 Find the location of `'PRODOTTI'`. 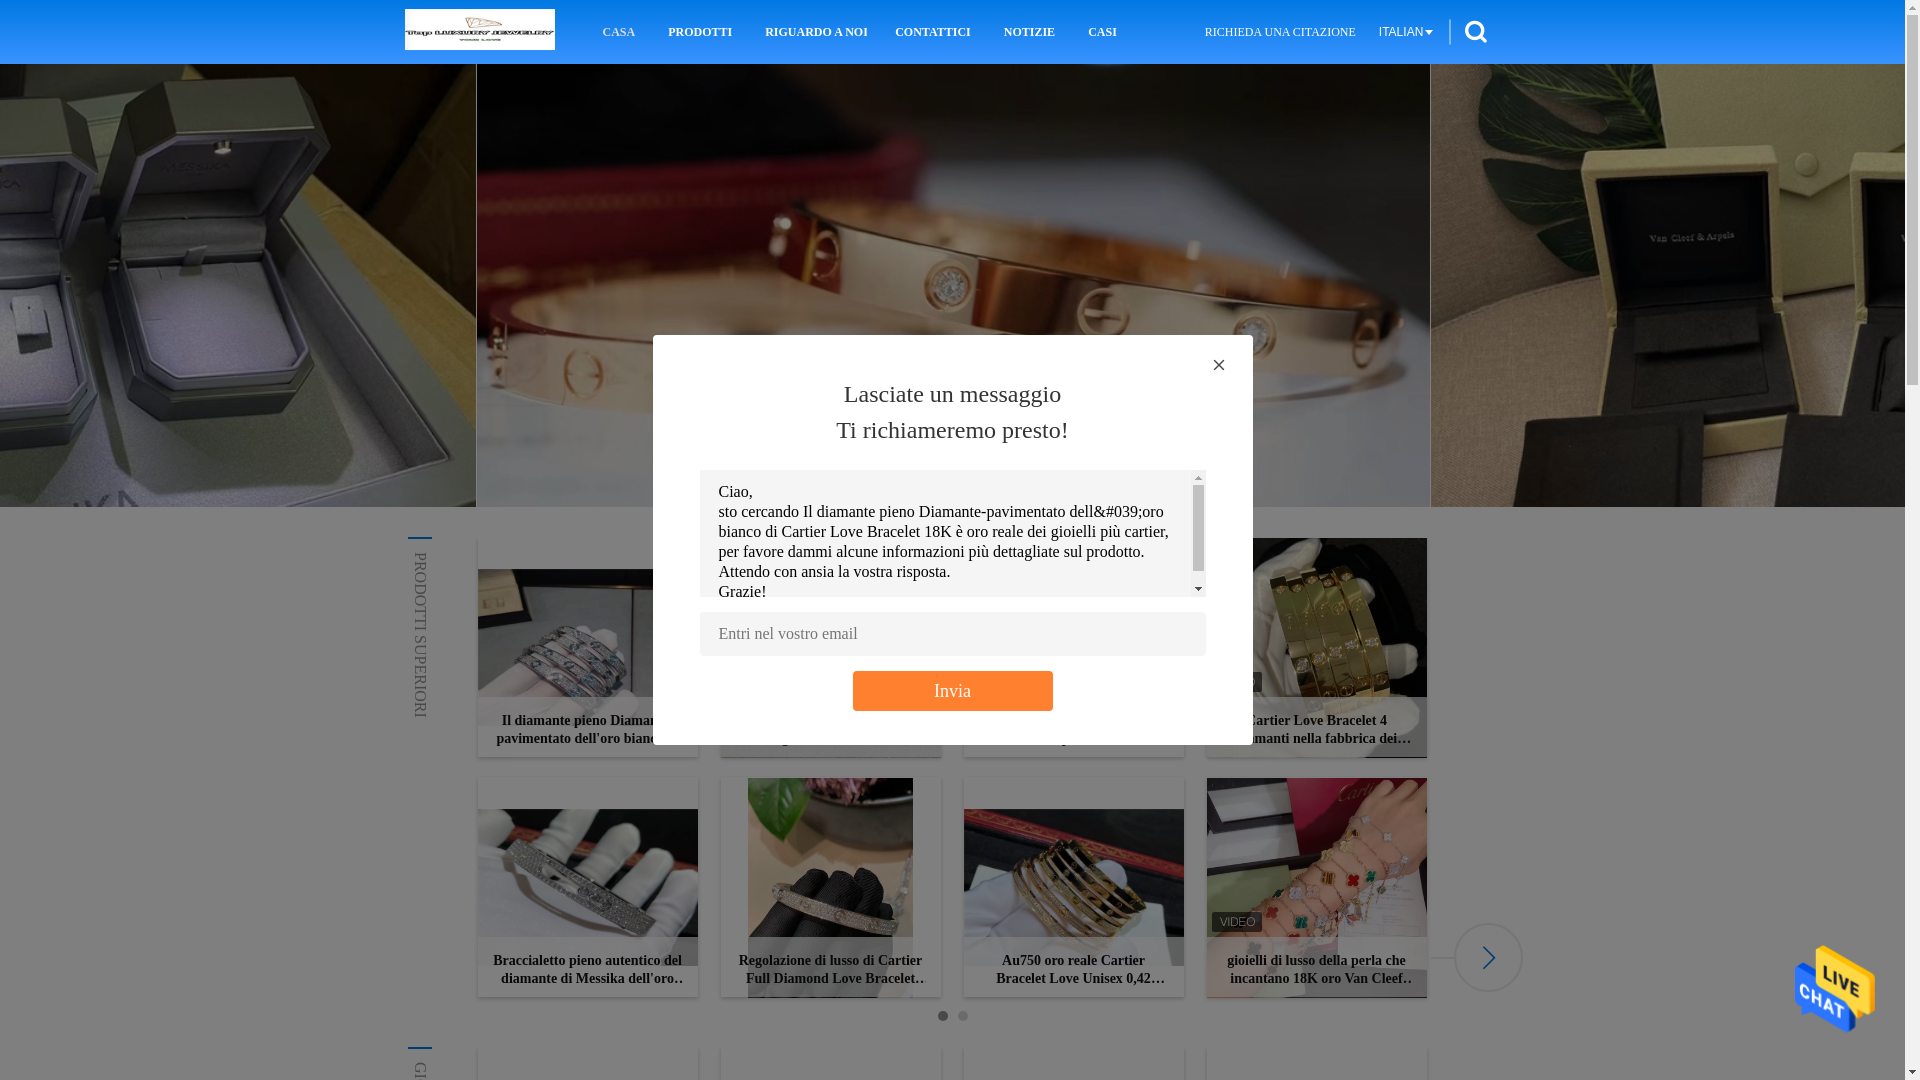

'PRODOTTI' is located at coordinates (700, 31).